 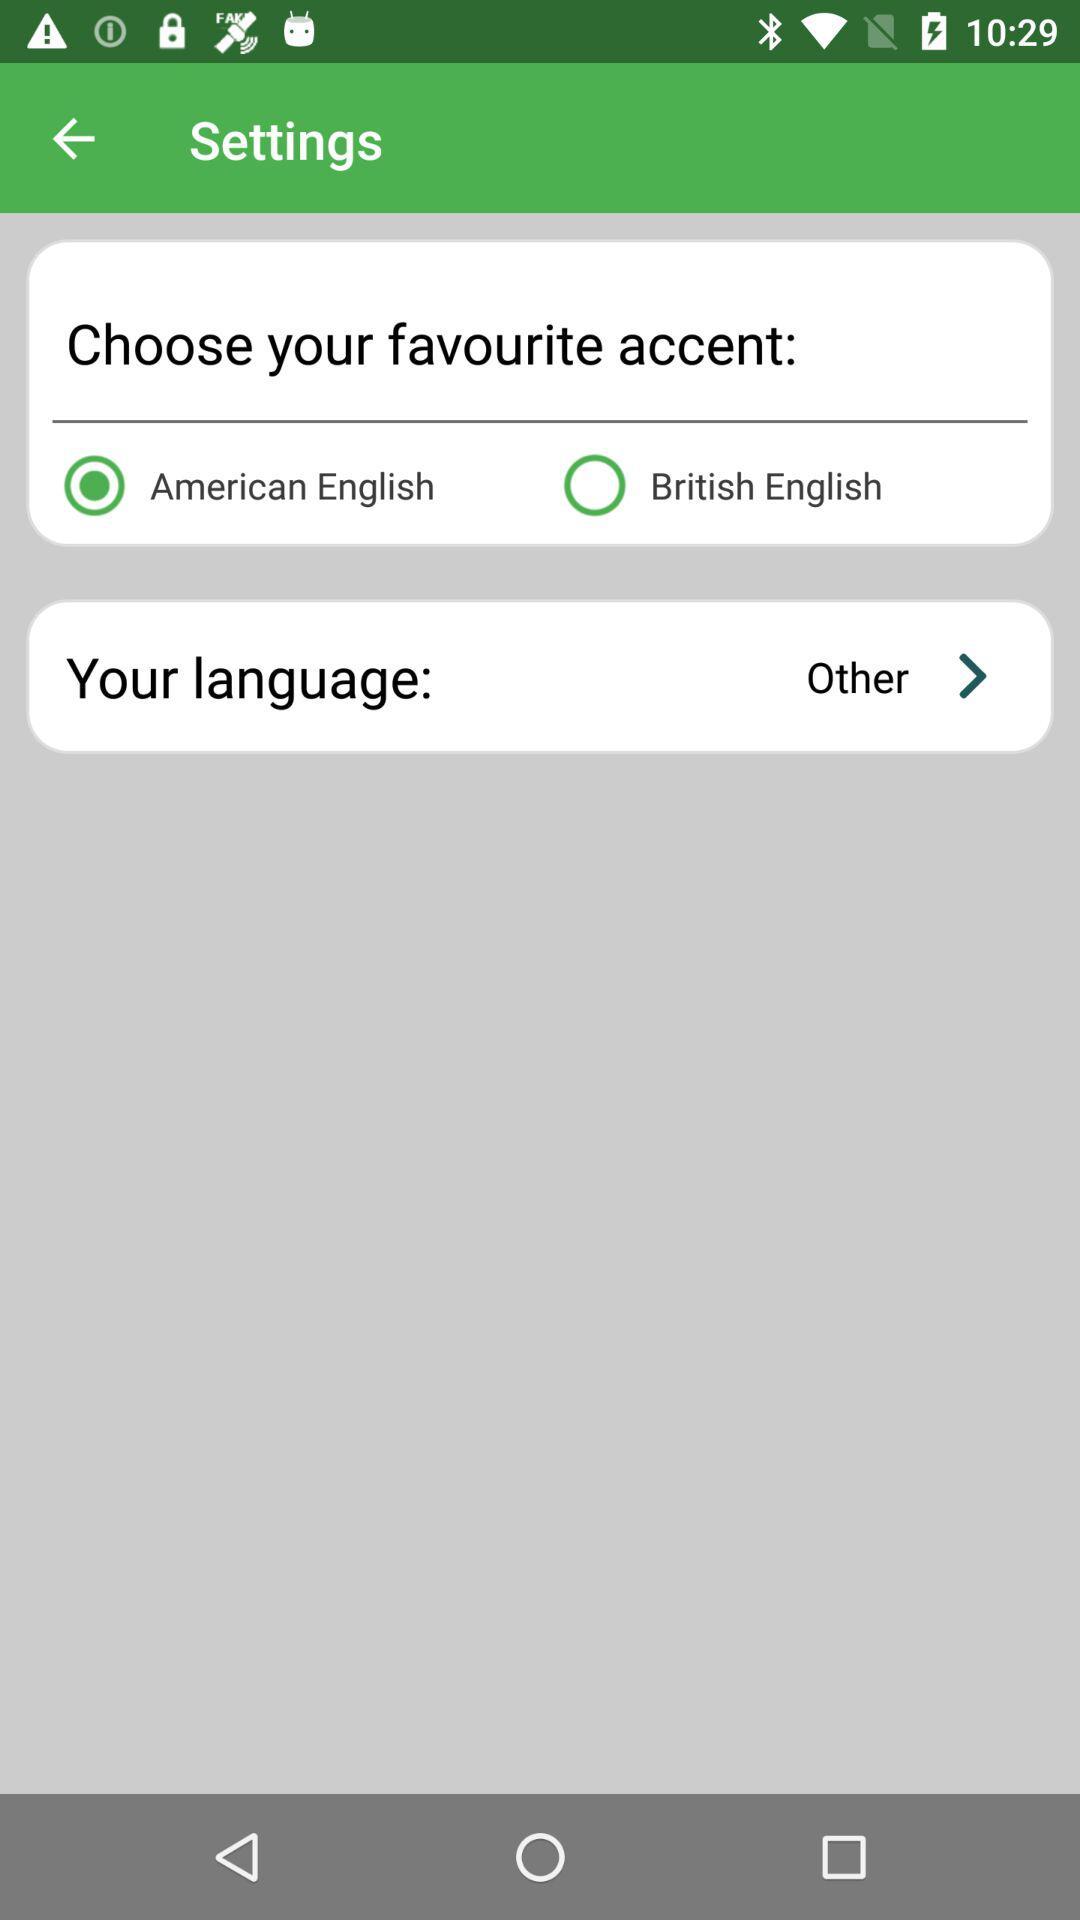 I want to click on the item to the left of the settings, so click(x=72, y=138).